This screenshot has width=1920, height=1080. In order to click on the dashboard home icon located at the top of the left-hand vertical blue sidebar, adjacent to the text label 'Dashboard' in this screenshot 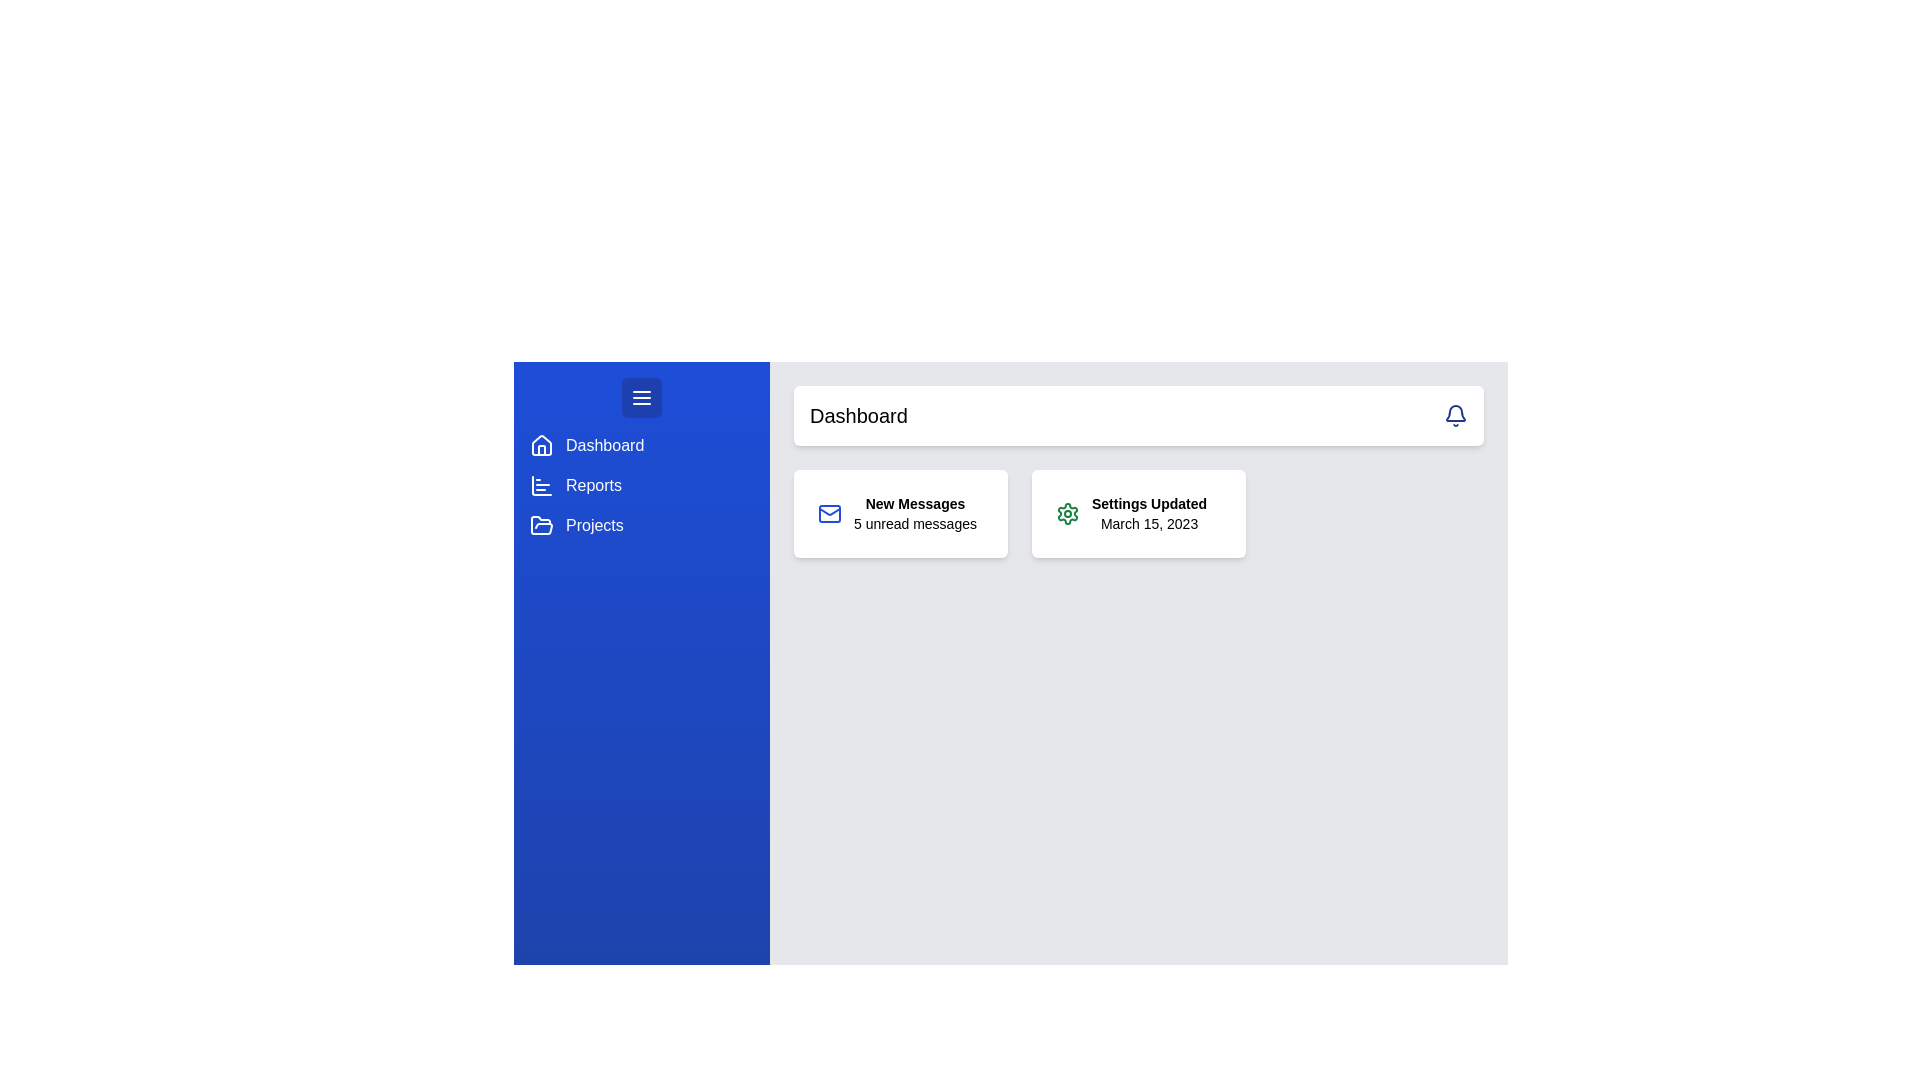, I will do `click(542, 445)`.